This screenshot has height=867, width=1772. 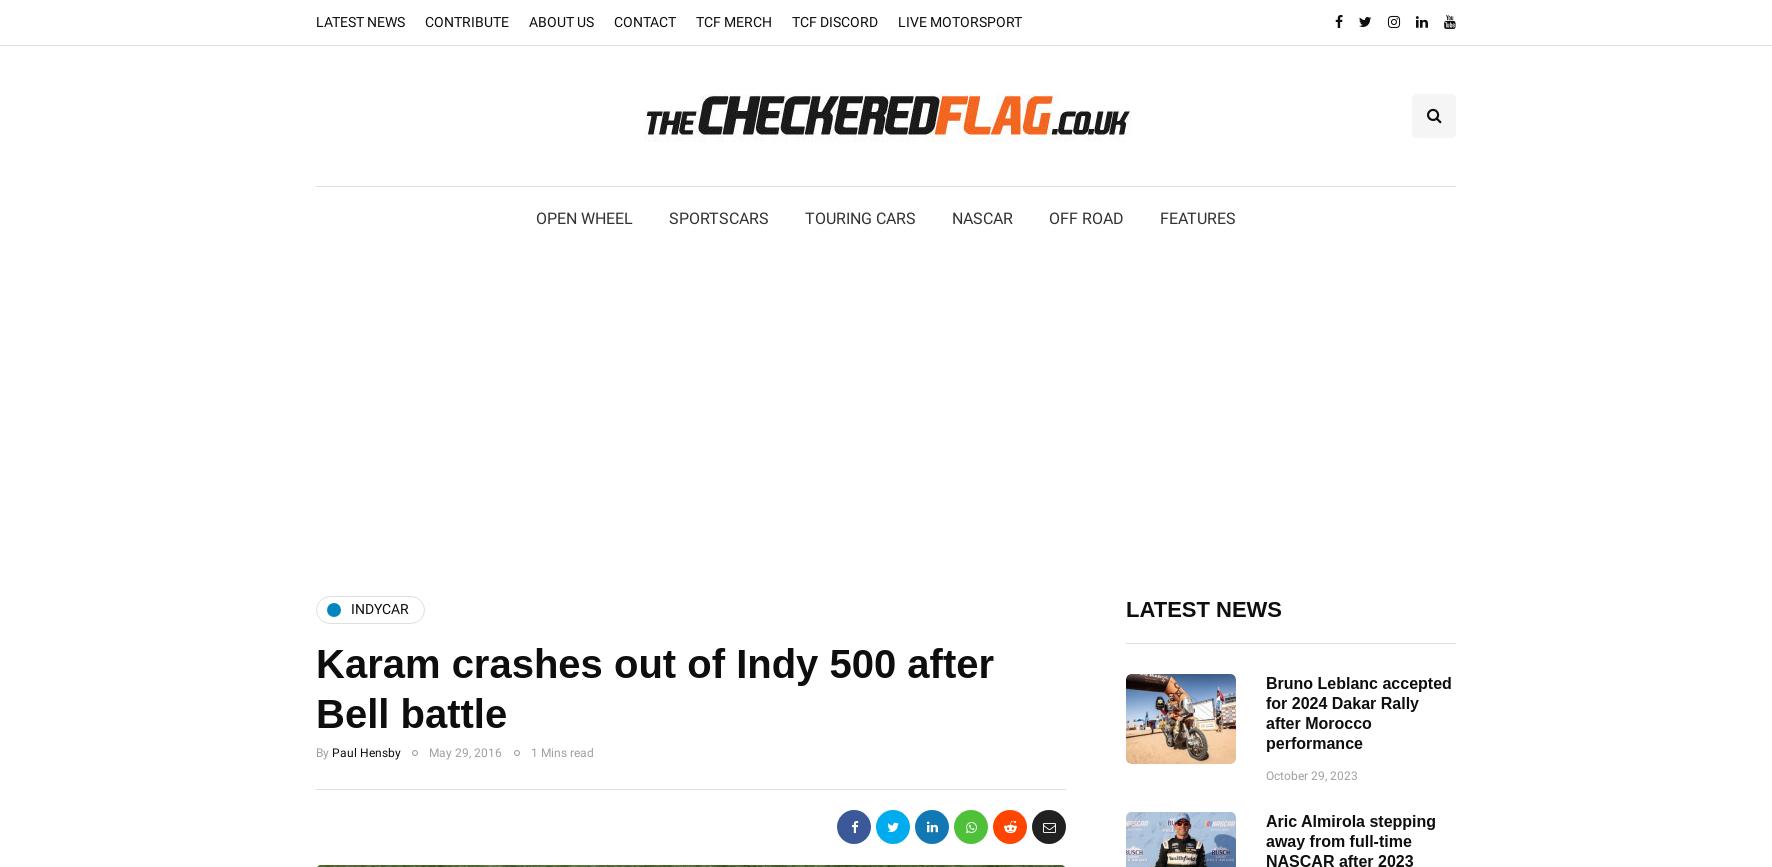 What do you see at coordinates (366, 751) in the screenshot?
I see `'Paul Hensby'` at bounding box center [366, 751].